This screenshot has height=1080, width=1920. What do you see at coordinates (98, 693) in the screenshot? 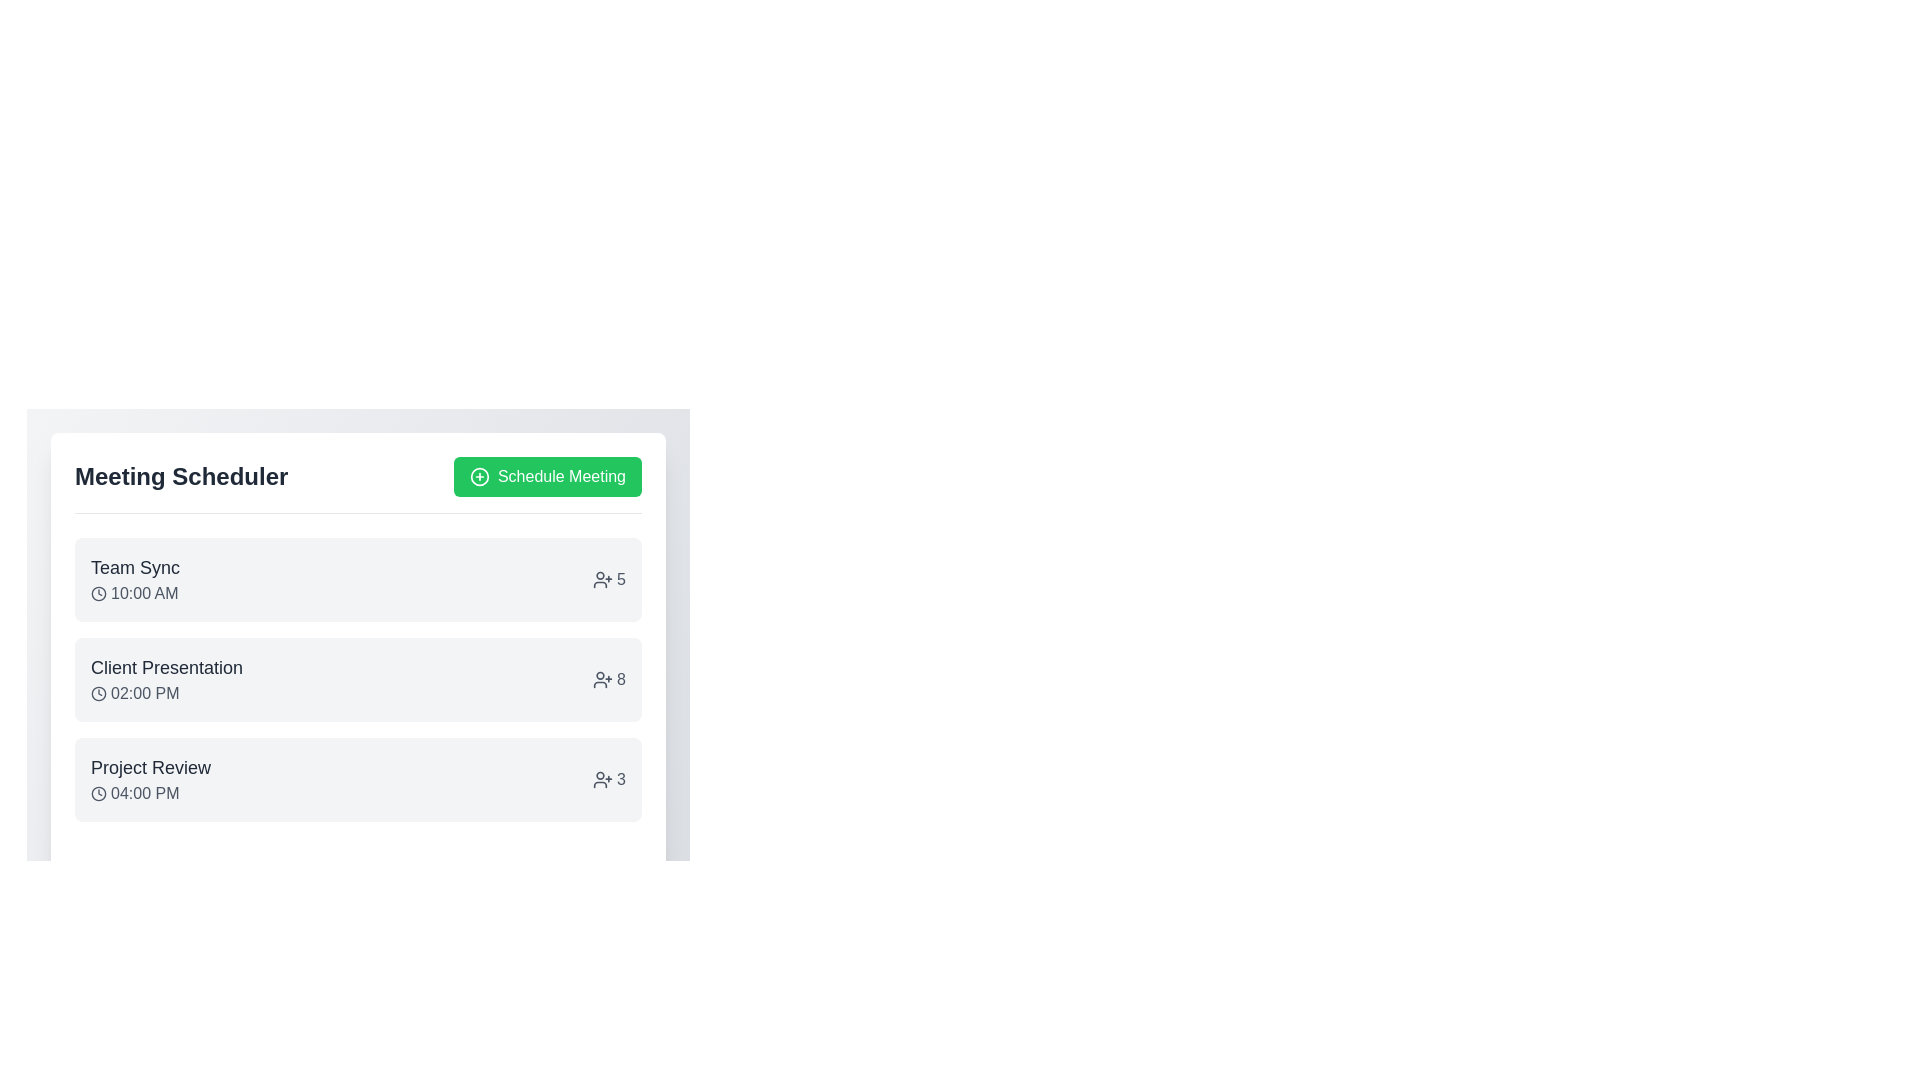
I see `the time icon located to the left of the time label '02:00 PM' in the 'Client Presentation' row for visual guidance` at bounding box center [98, 693].